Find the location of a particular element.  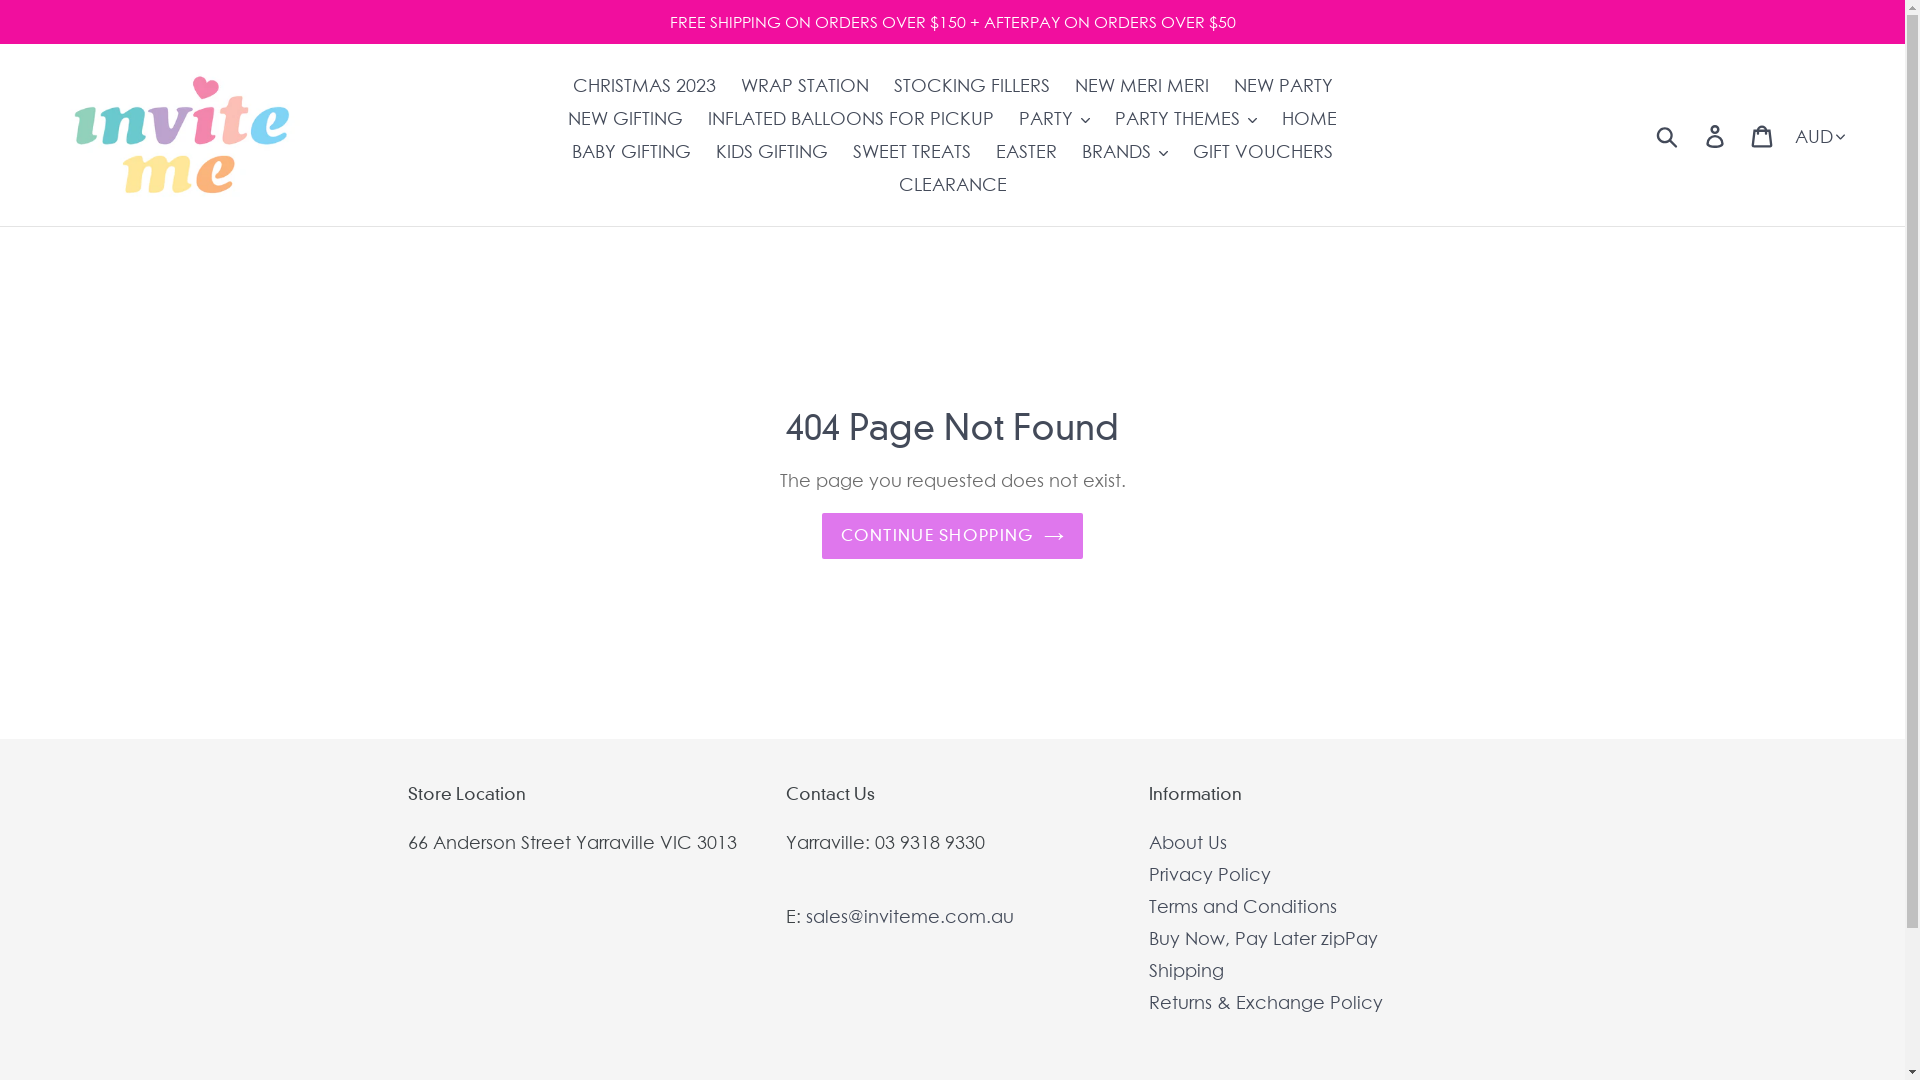

'Terms and Conditions' is located at coordinates (1242, 906).